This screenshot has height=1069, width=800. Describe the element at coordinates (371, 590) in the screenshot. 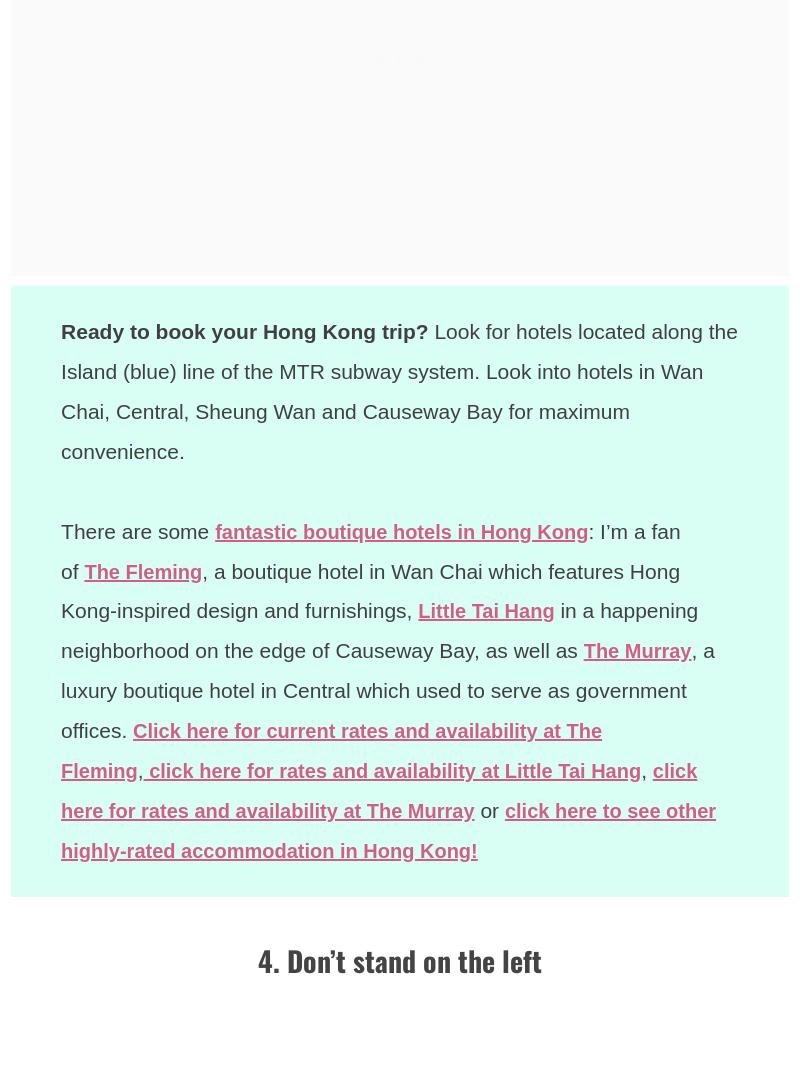

I see `', a boutique hotel in Wan Chai which features Hong Kong-inspired design and furnishings,'` at that location.